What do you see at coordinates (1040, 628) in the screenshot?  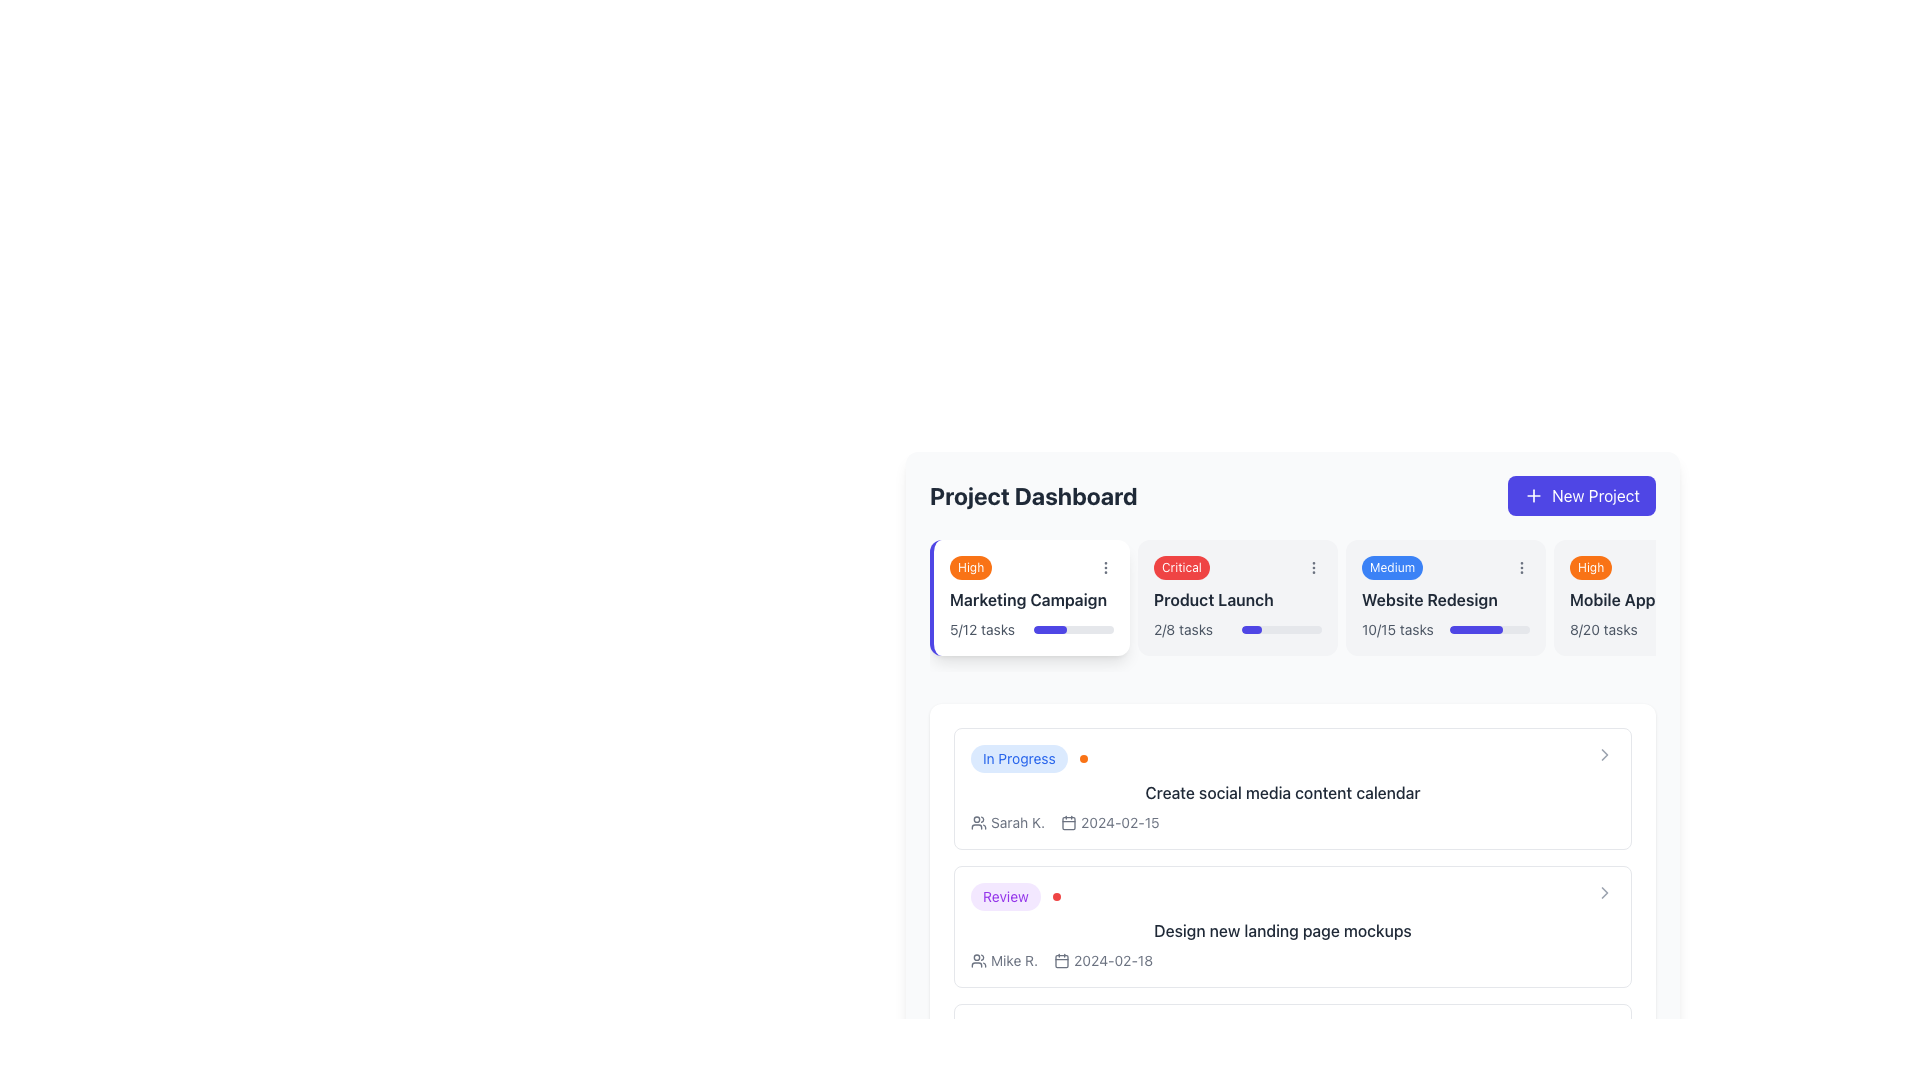 I see `progress on the bar` at bounding box center [1040, 628].